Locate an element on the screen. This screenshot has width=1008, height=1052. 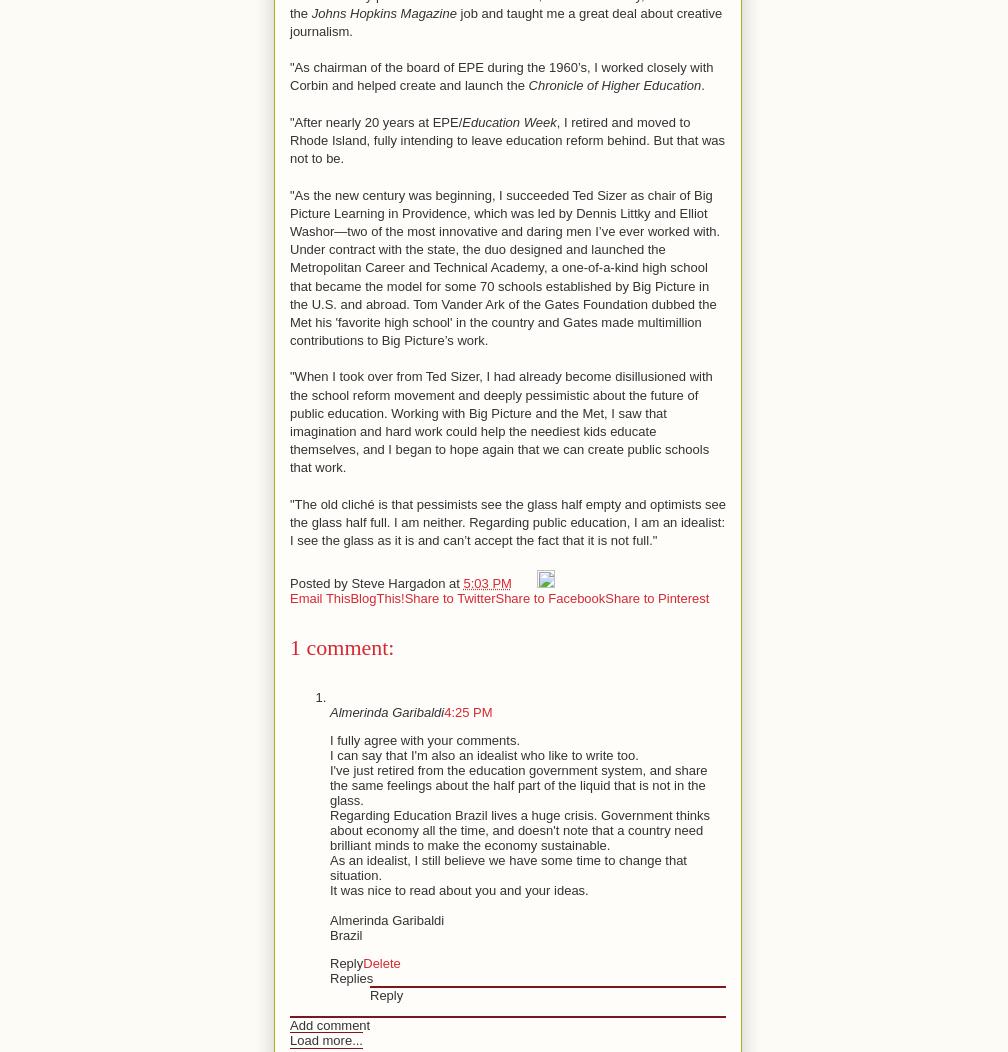
'Add comment' is located at coordinates (330, 1024).